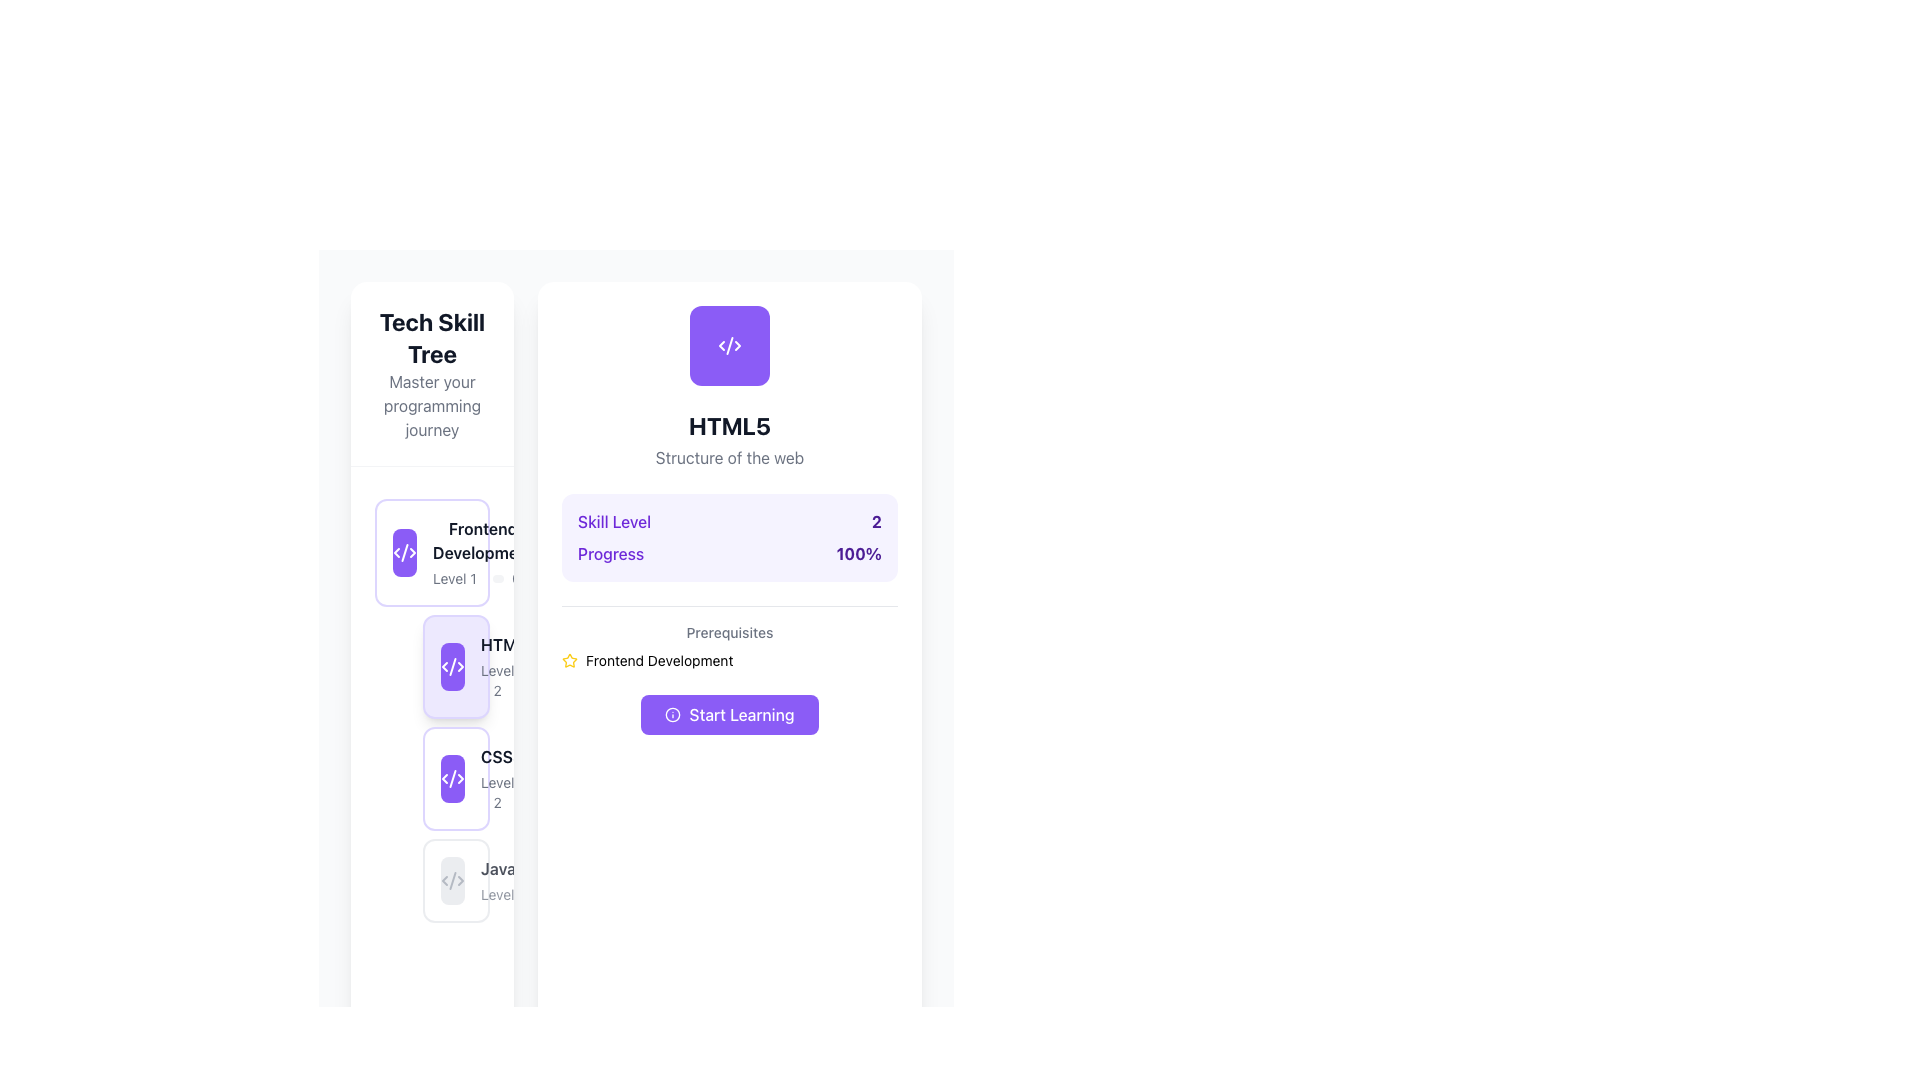 The image size is (1920, 1080). I want to click on the JavaScript skill level card, which is the fourth card in the left sidebar, following Frontend Development, HTML5, and CSS, so click(455, 879).